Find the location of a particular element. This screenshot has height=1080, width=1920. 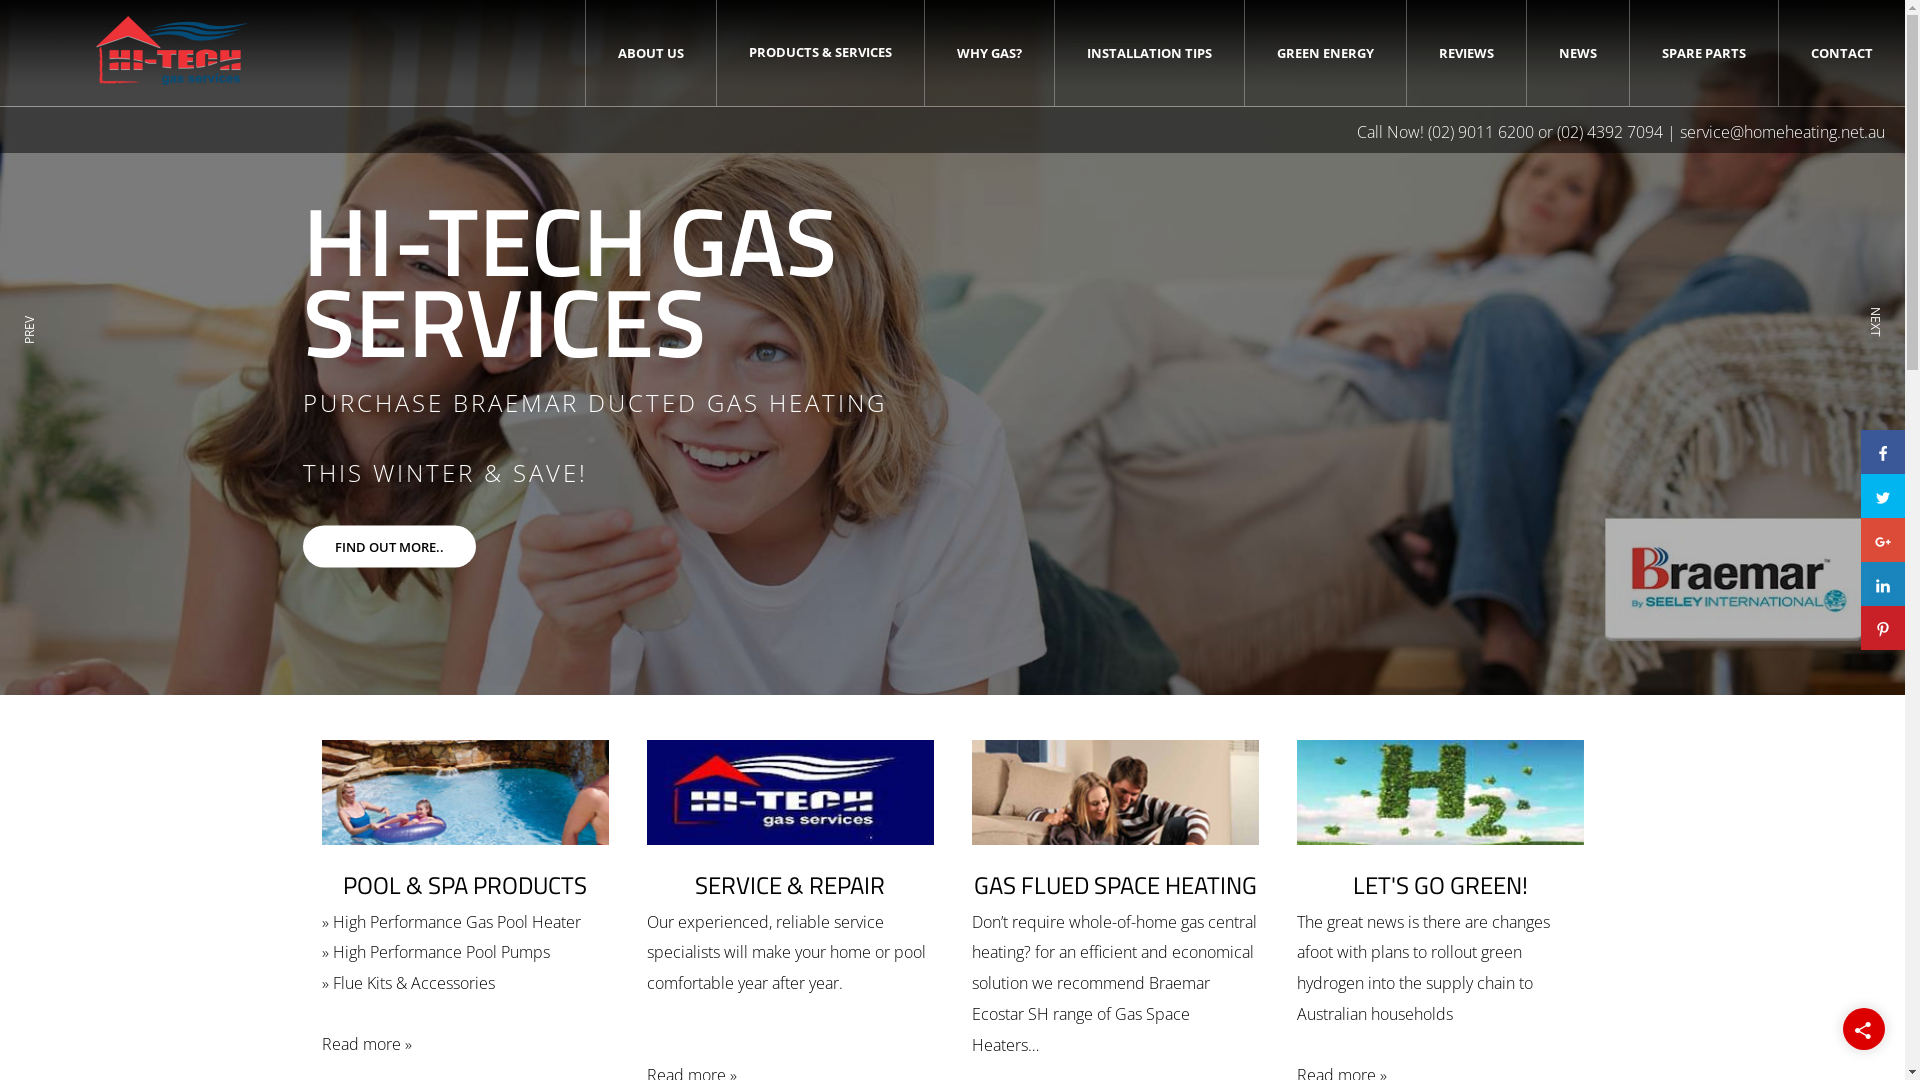

'NEXT' is located at coordinates (1871, 350).